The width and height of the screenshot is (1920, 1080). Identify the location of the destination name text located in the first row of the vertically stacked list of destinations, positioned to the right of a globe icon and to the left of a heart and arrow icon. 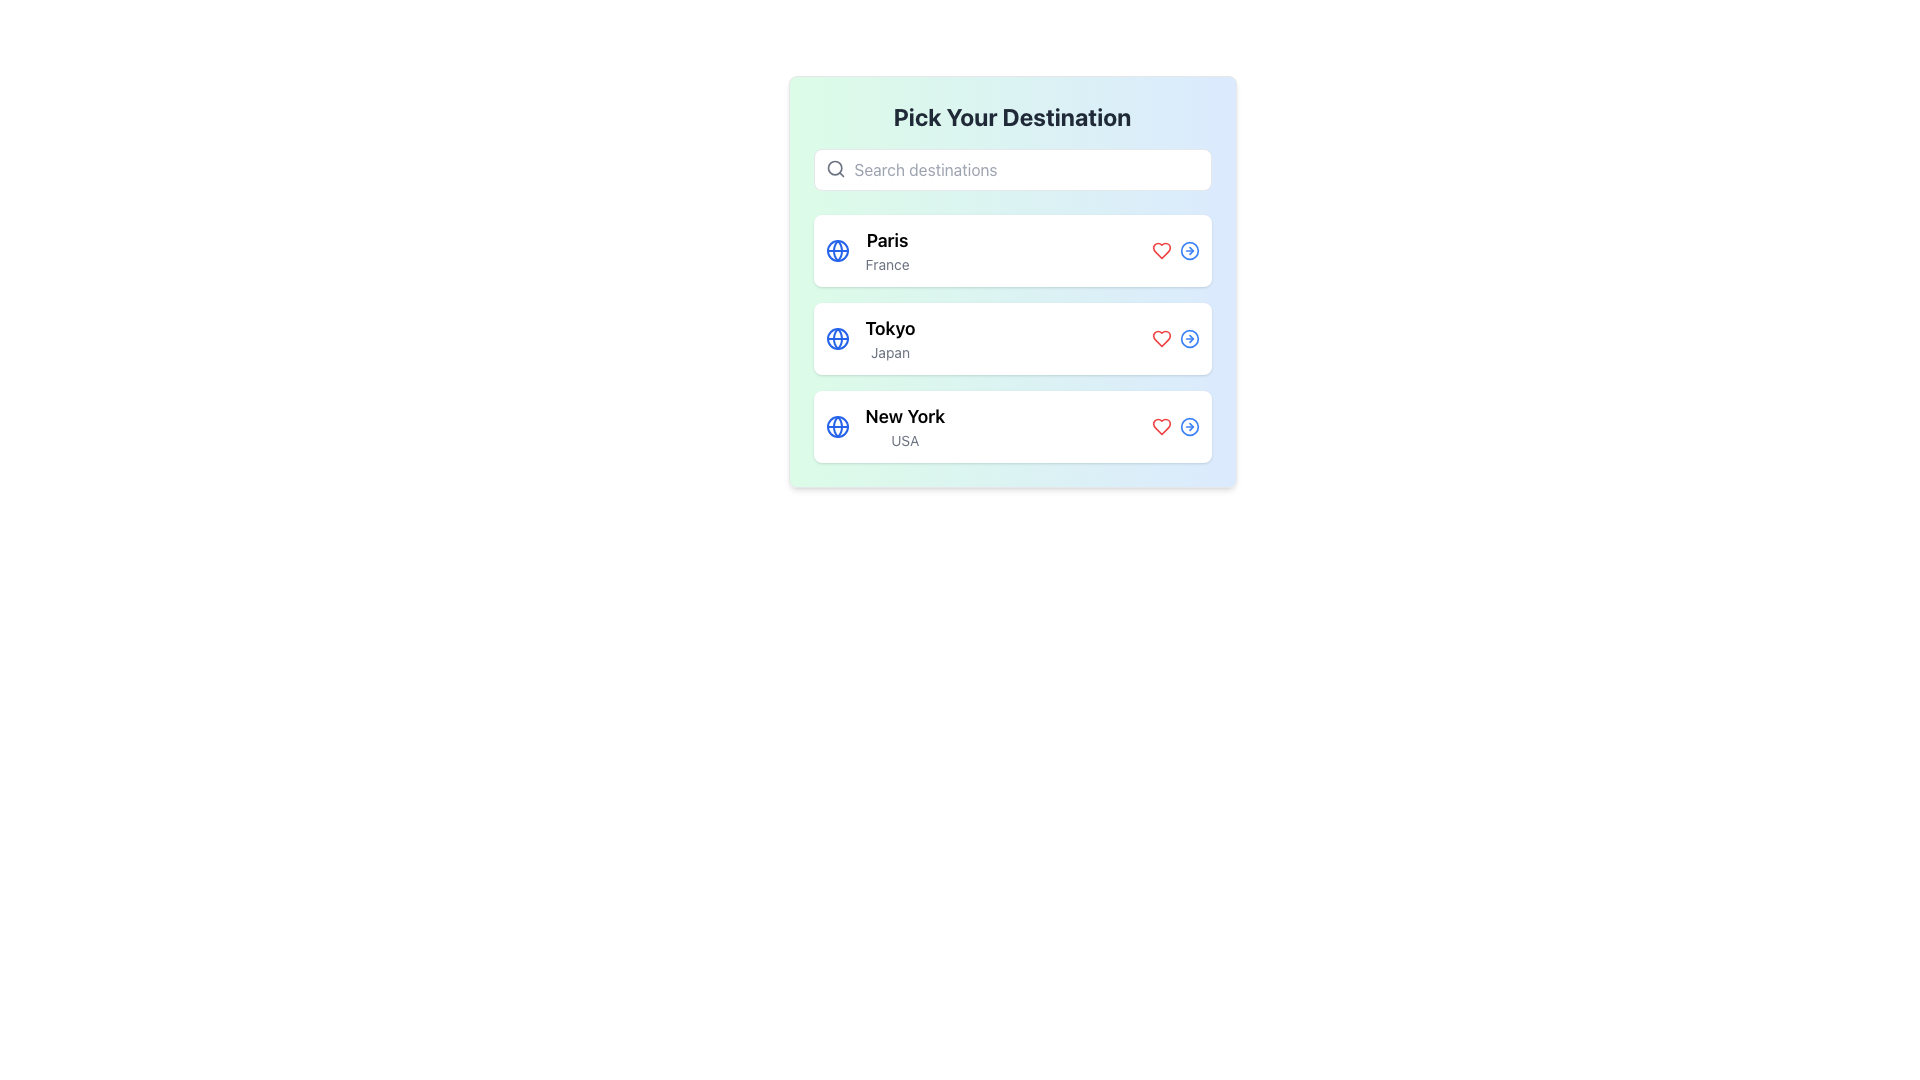
(886, 249).